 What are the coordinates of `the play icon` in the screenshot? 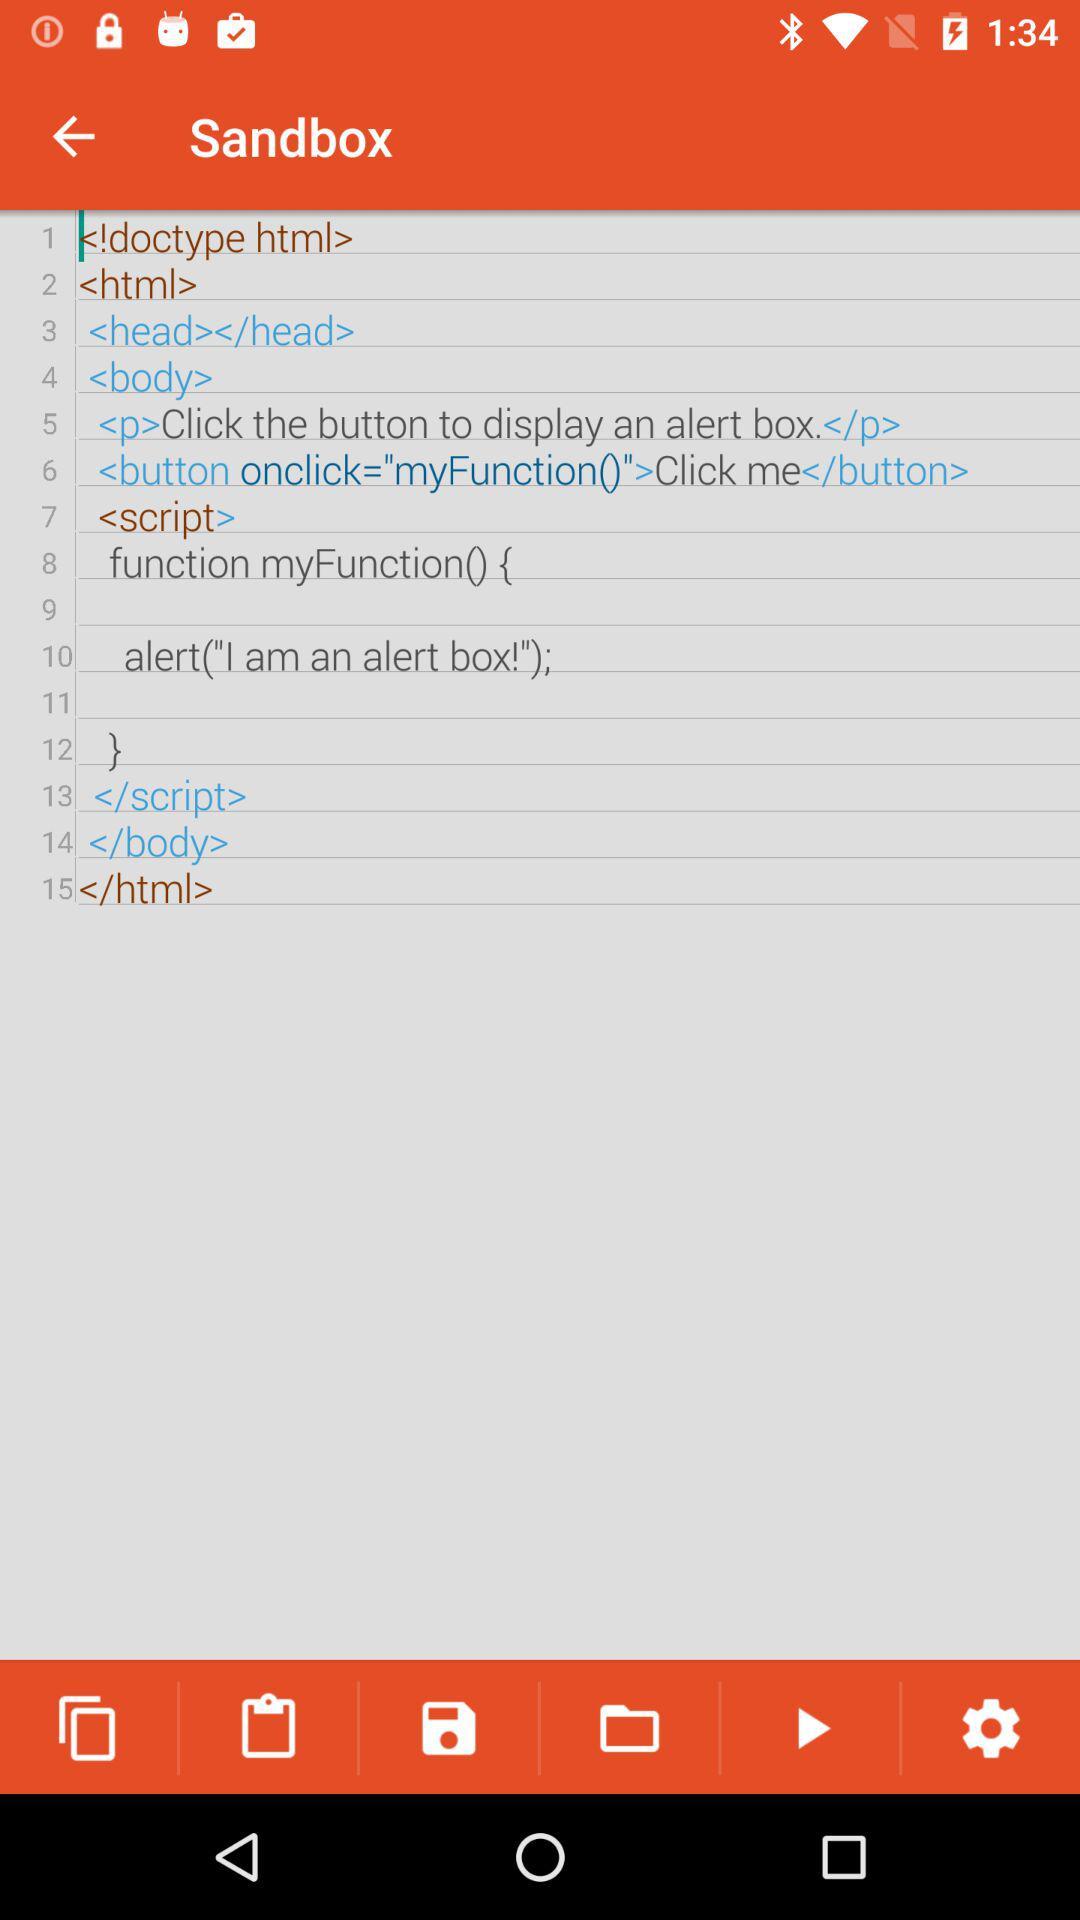 It's located at (810, 1727).